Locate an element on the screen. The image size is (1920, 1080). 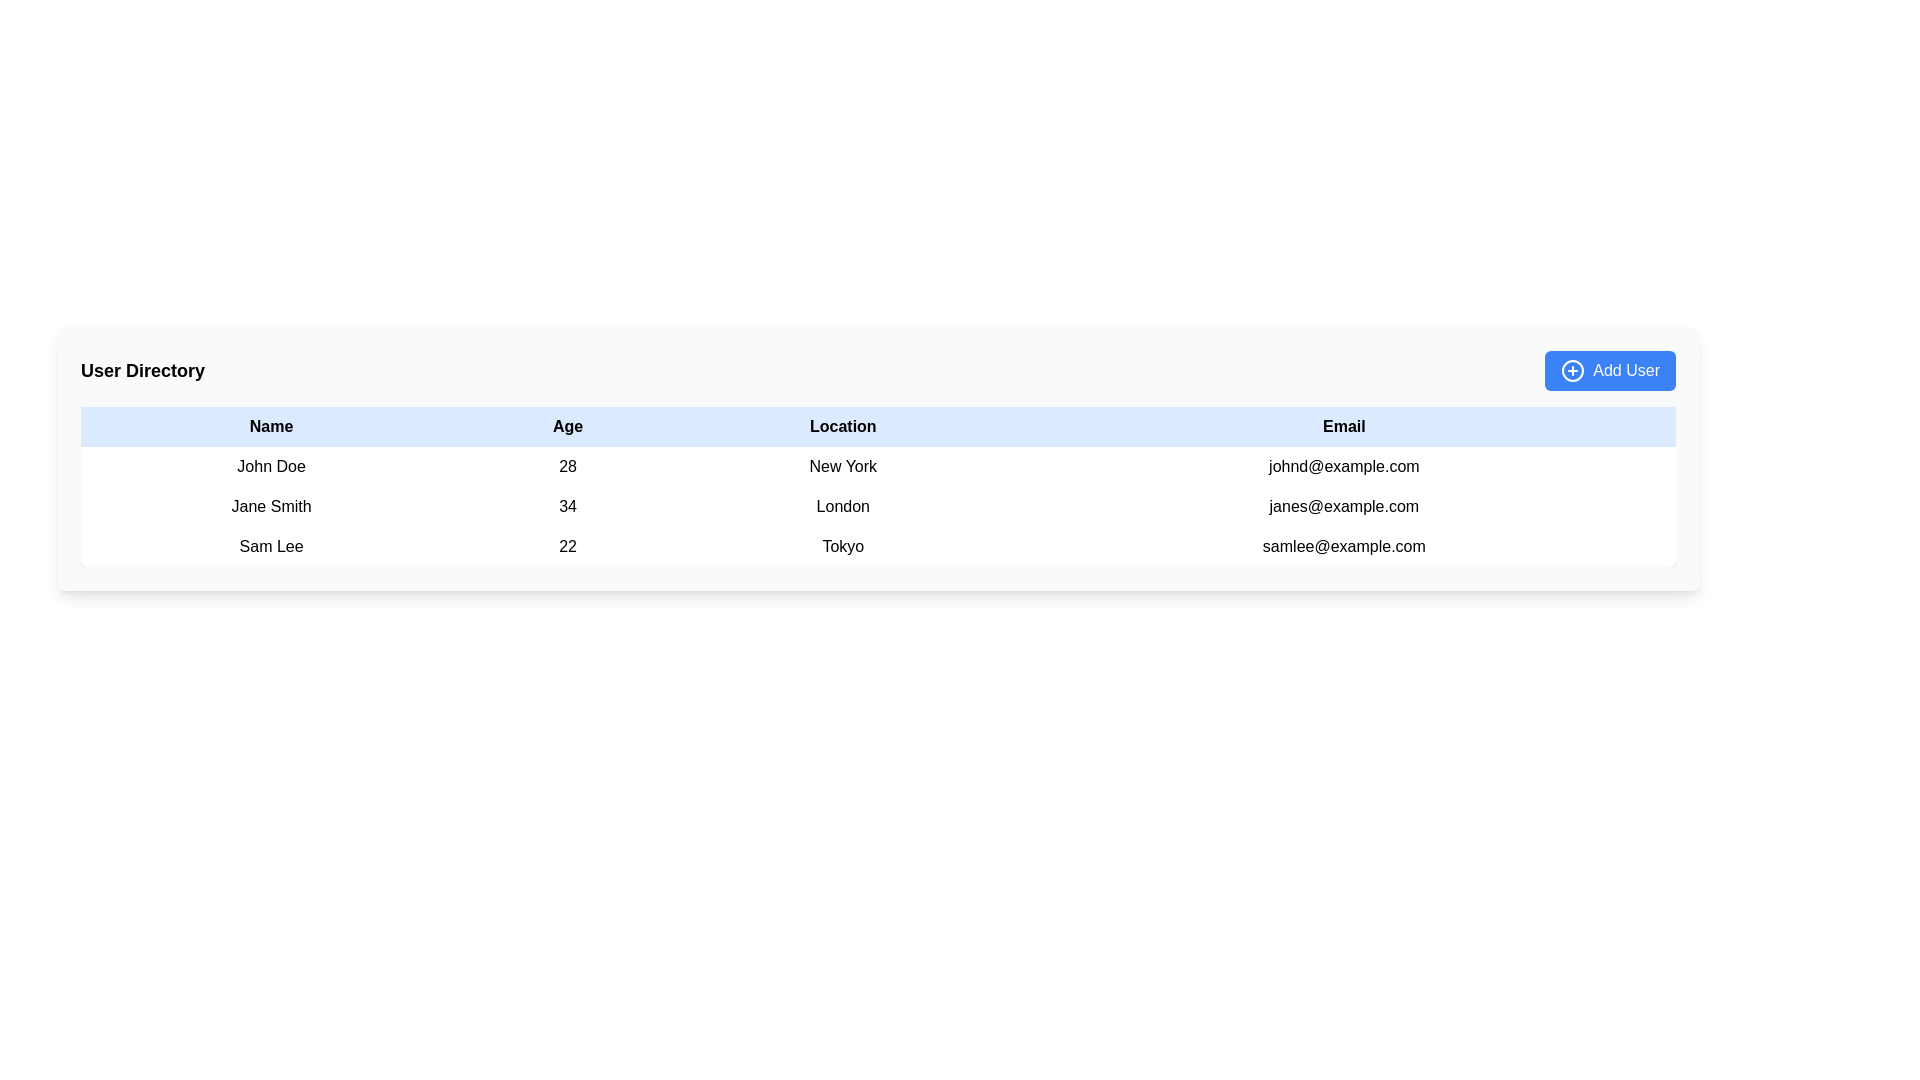
the table cell displaying 'Sam Lee' in the User Directory table, located in the last row under the 'Name' column is located at coordinates (270, 547).